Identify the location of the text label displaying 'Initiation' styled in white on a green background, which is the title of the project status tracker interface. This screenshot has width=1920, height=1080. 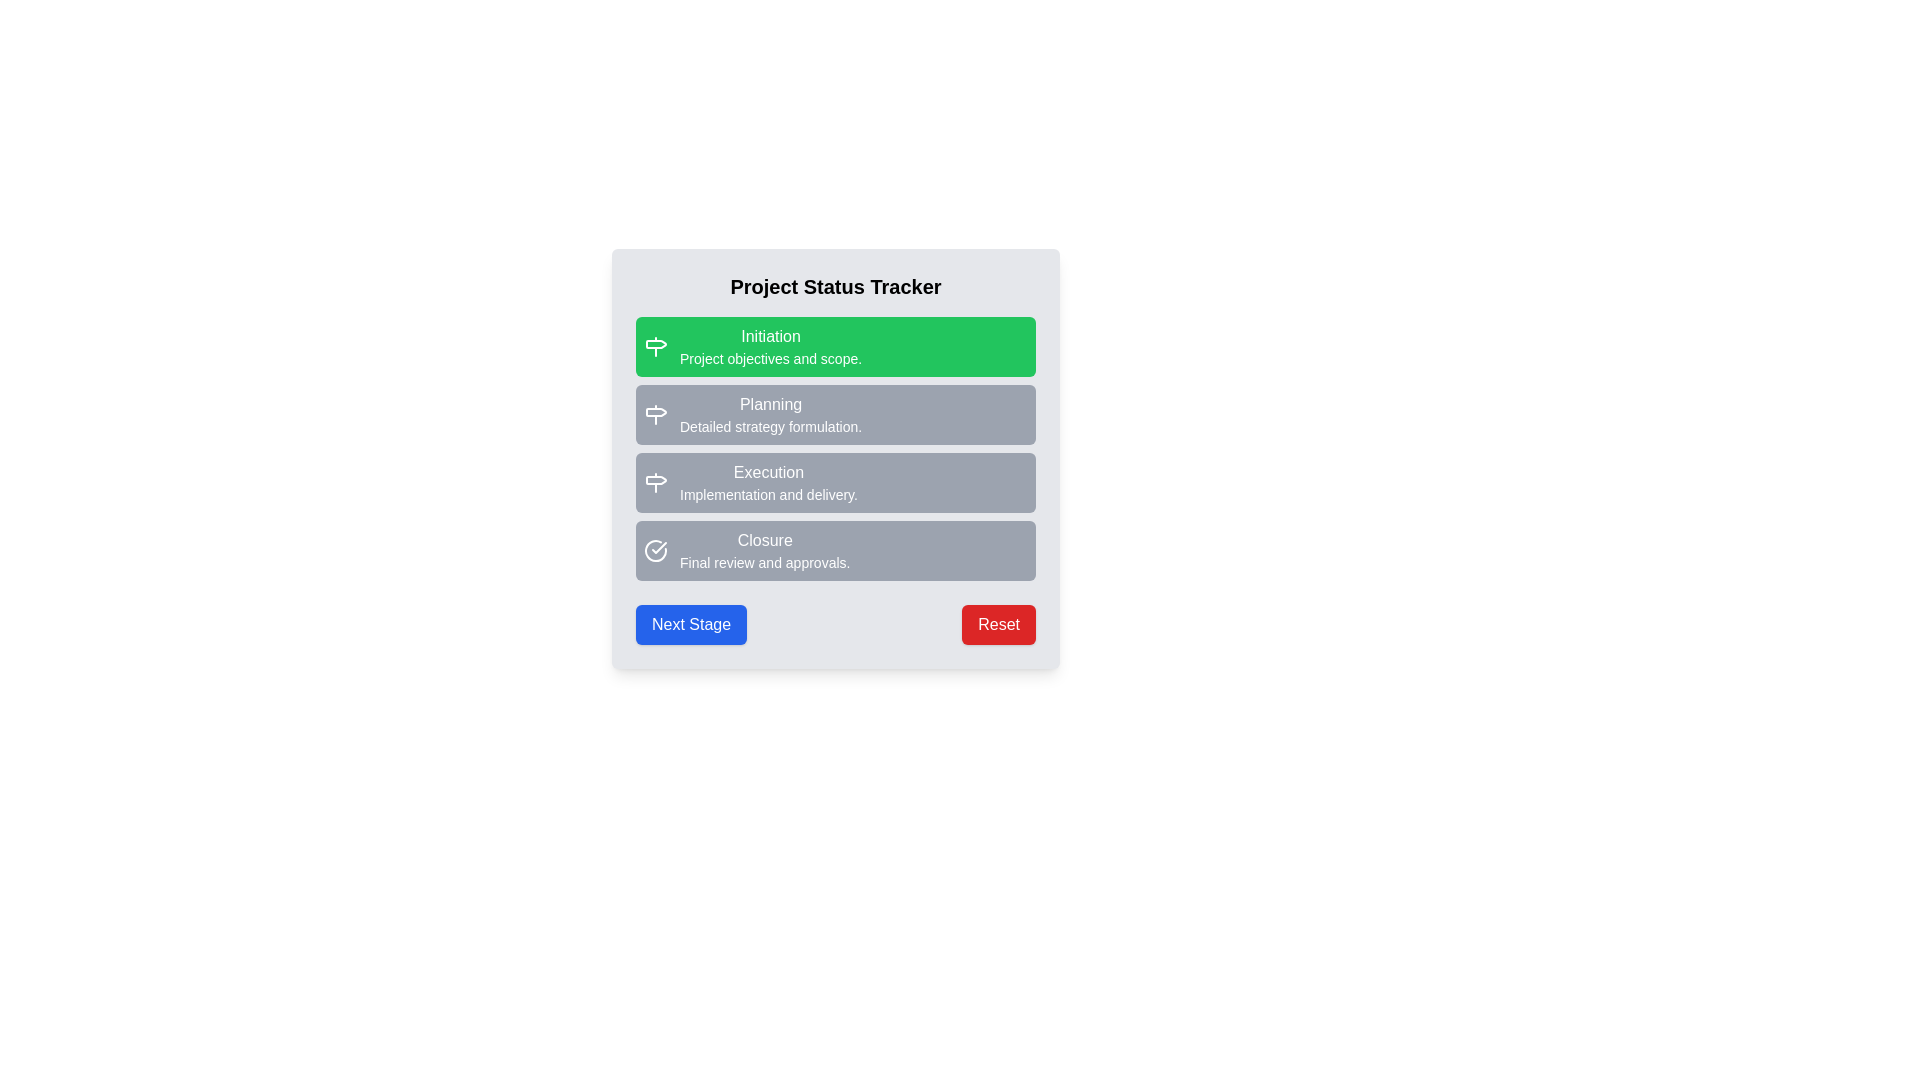
(770, 335).